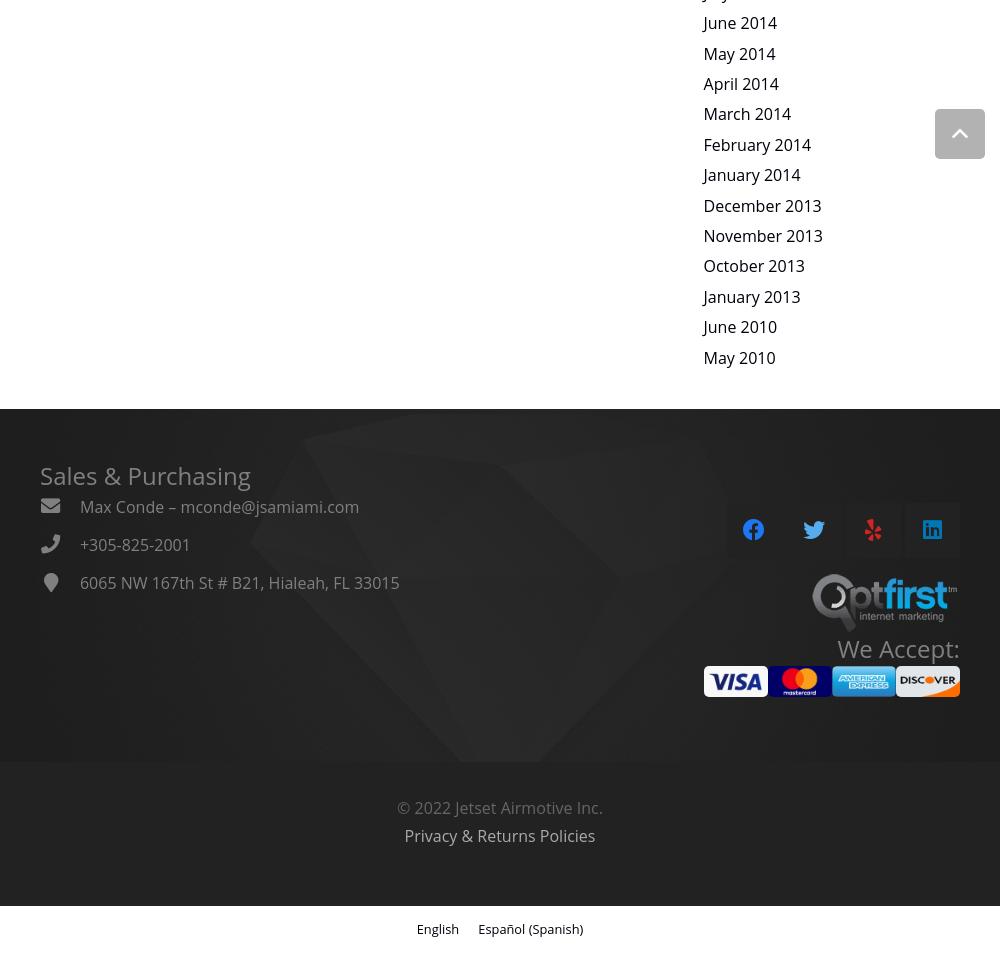 This screenshot has width=1000, height=953. Describe the element at coordinates (702, 82) in the screenshot. I see `'April 2014'` at that location.